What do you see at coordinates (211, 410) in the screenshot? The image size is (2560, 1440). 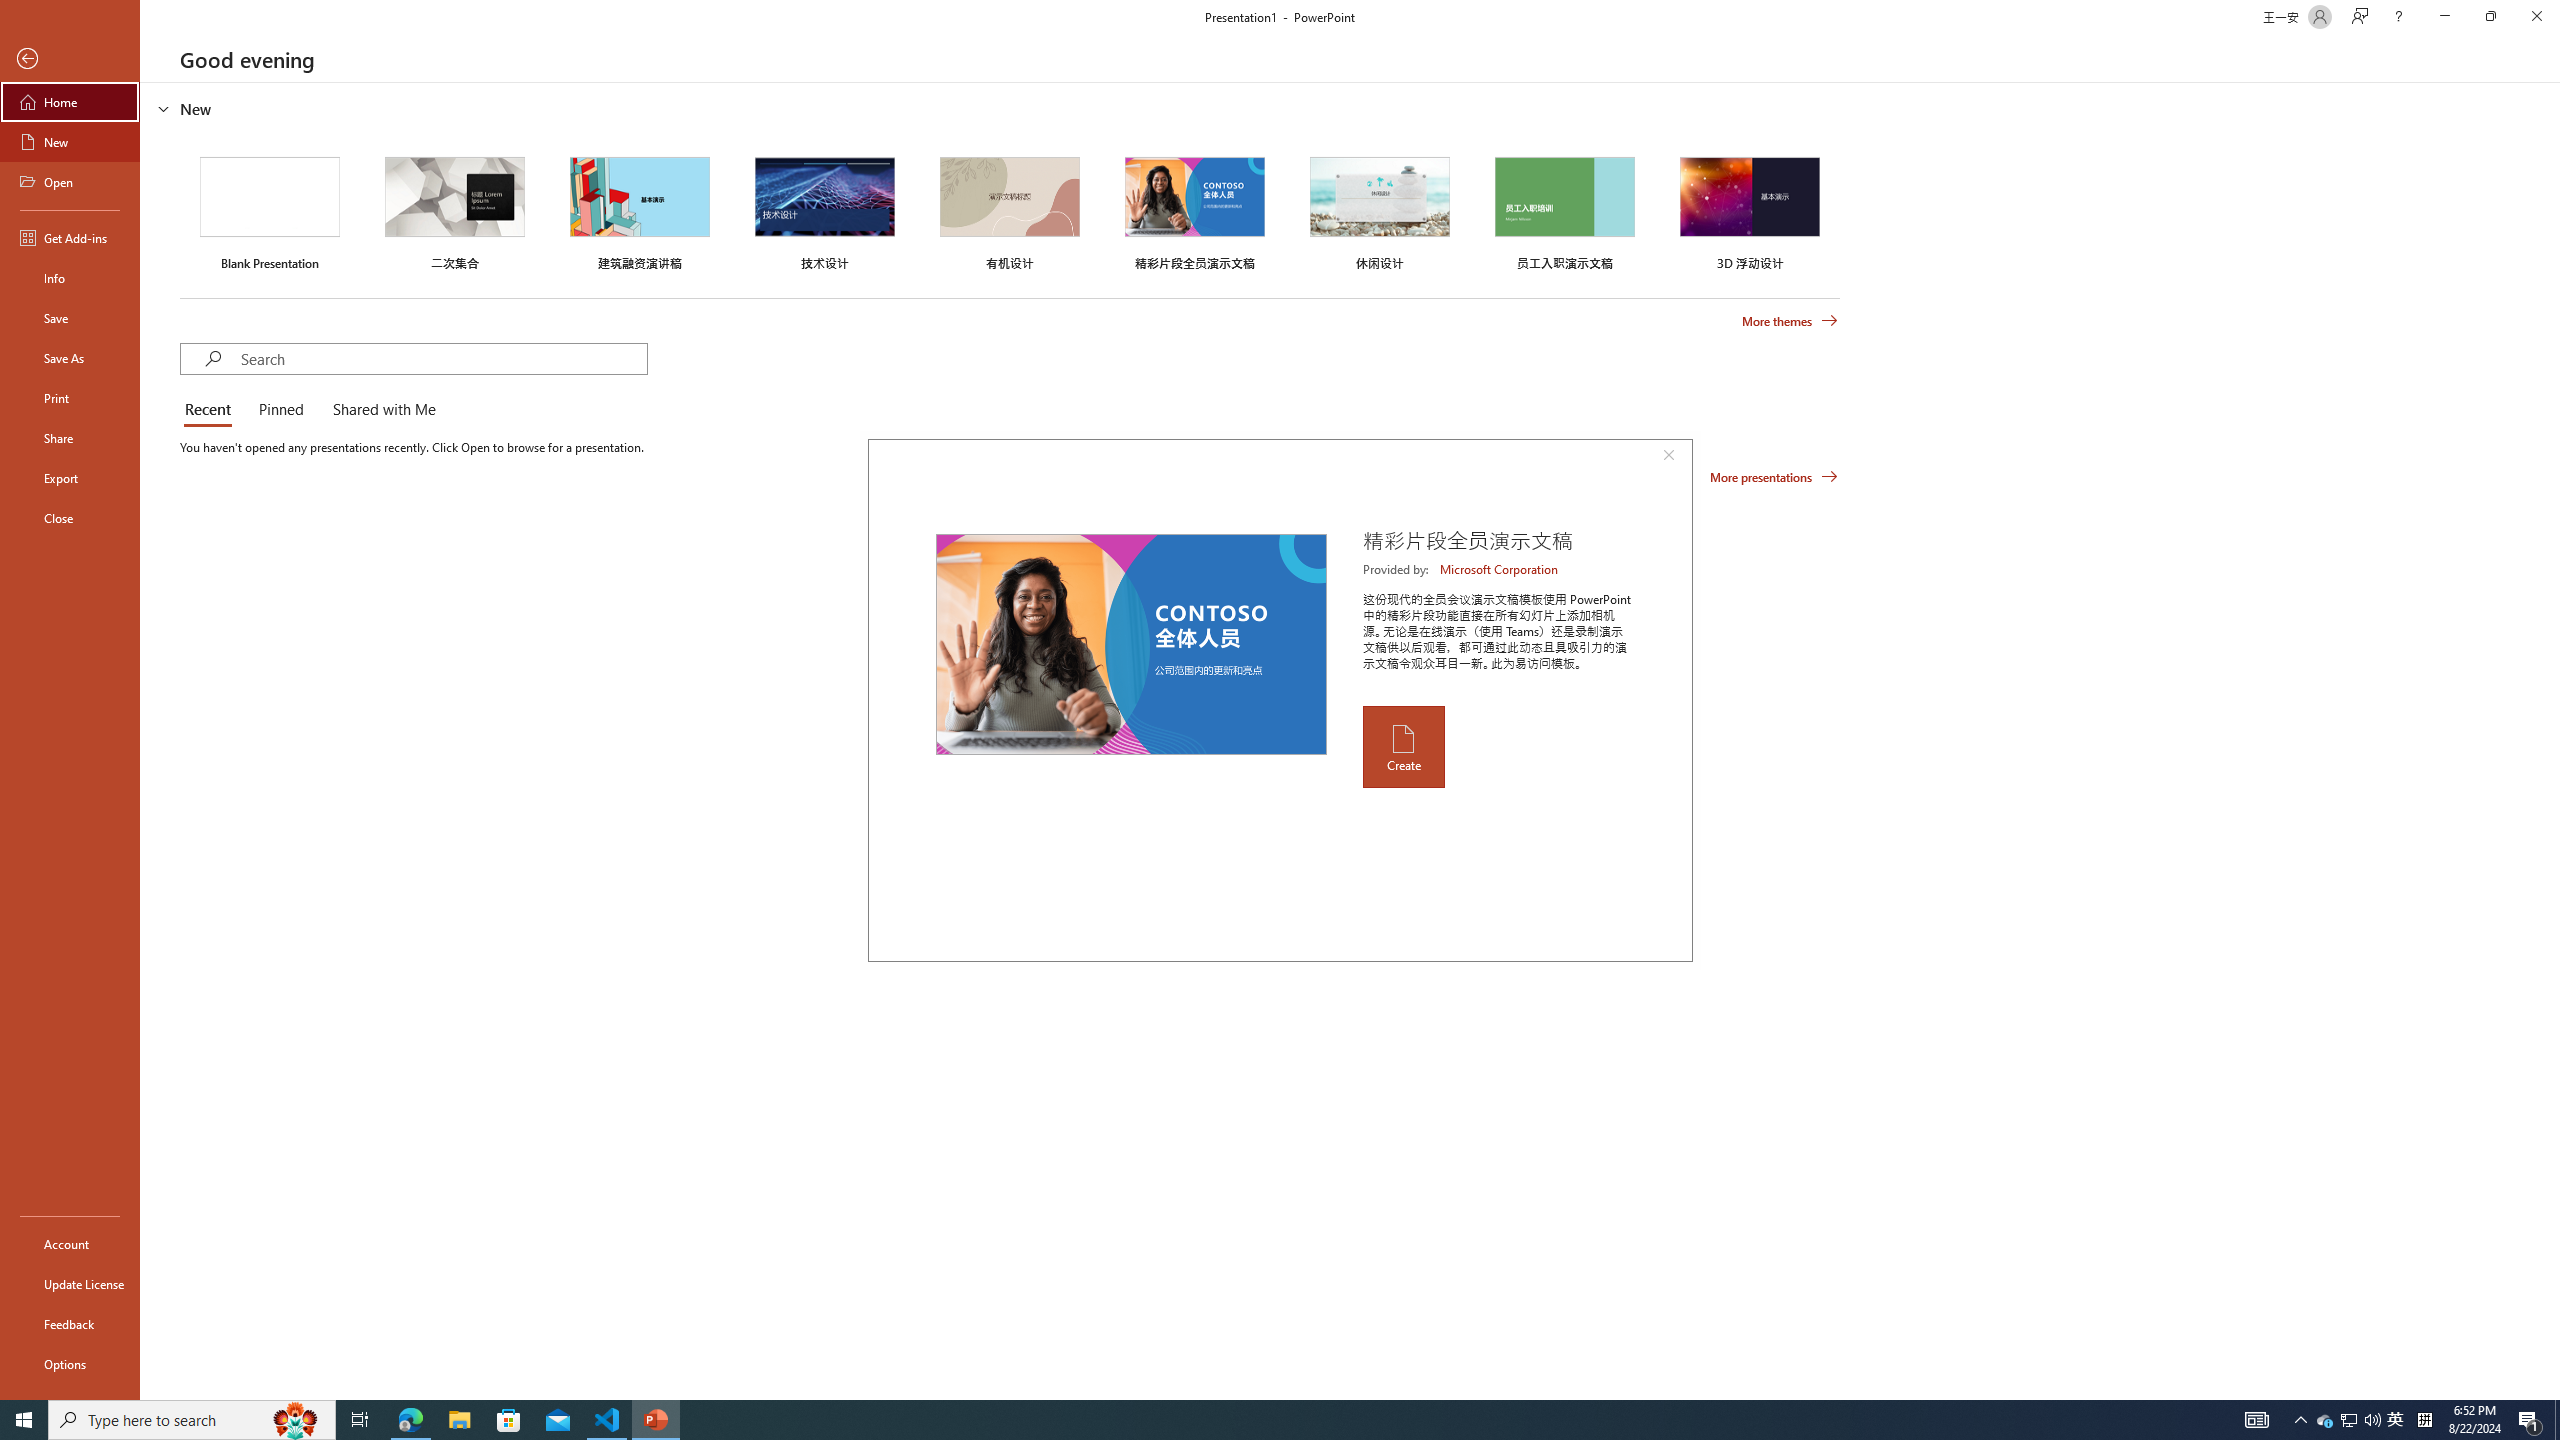 I see `'Recent'` at bounding box center [211, 410].